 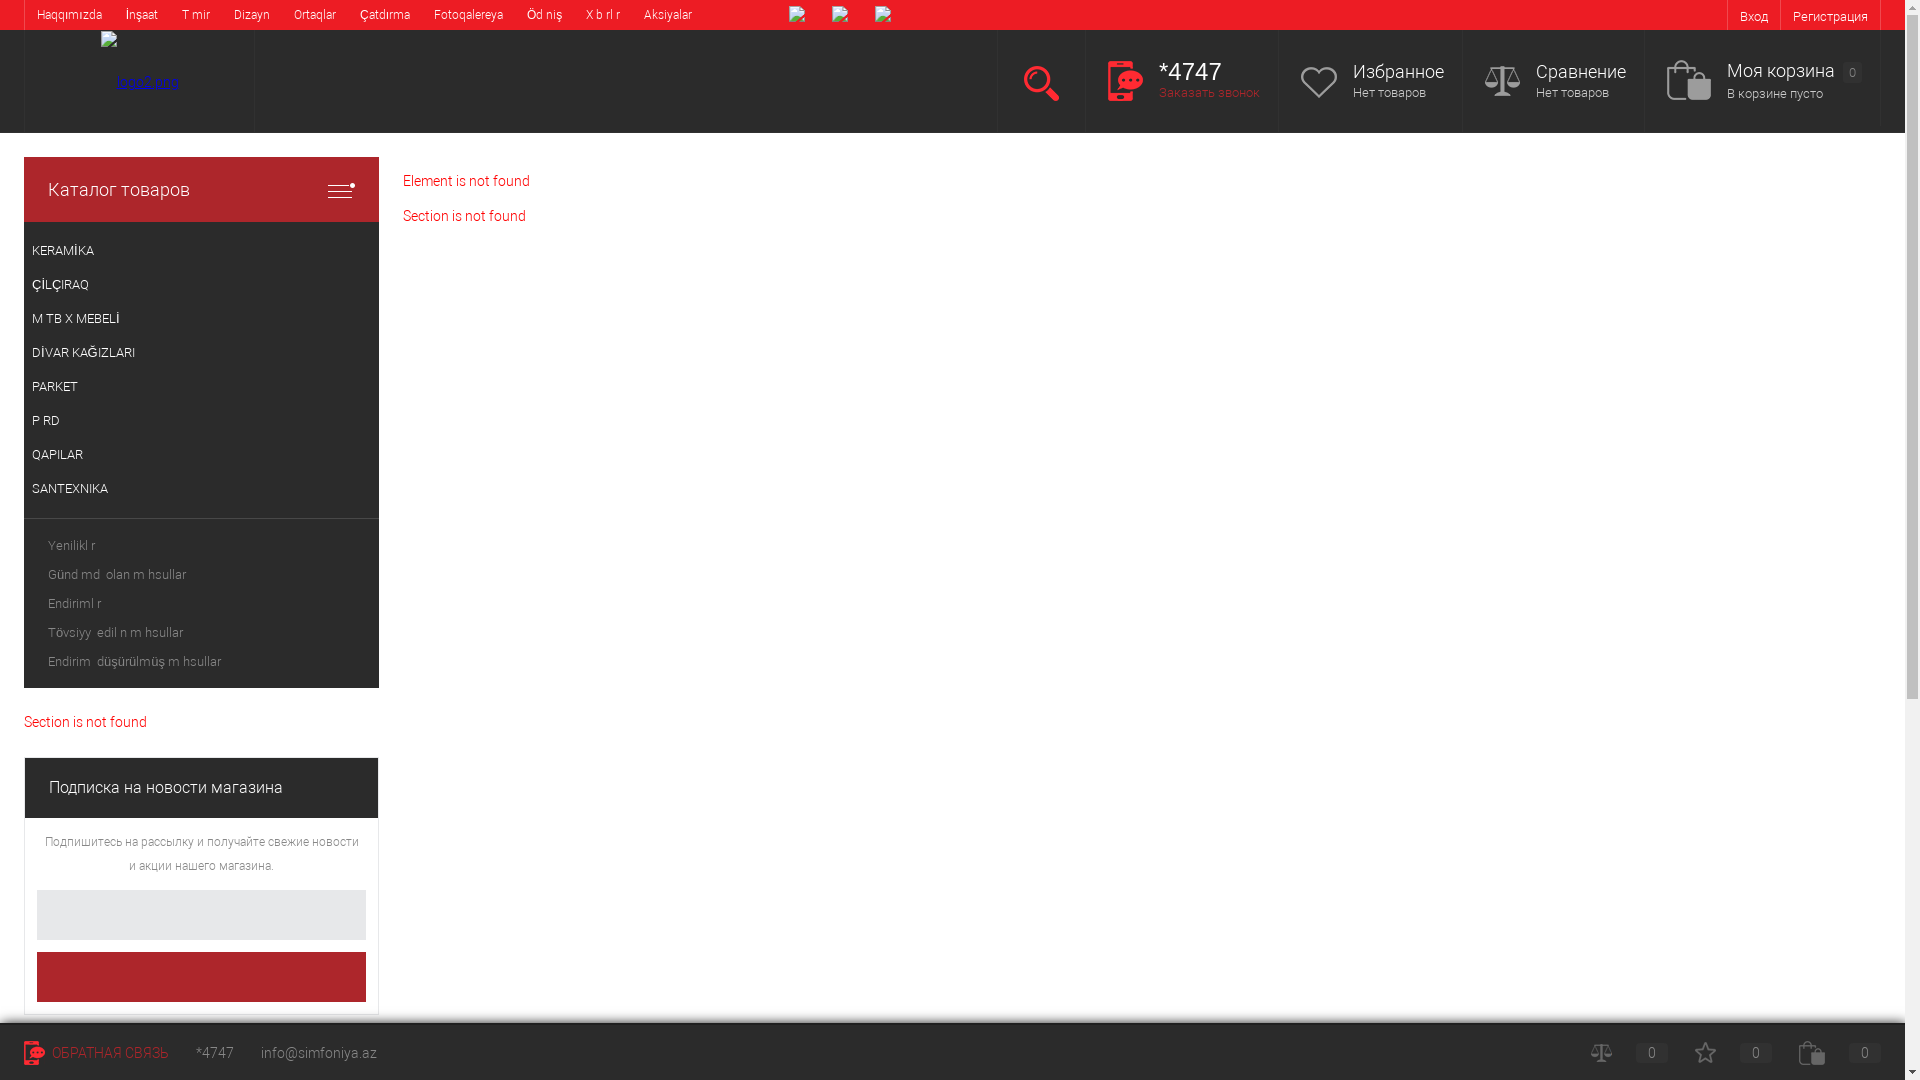 What do you see at coordinates (259, 1052) in the screenshot?
I see `'info@simfoniya.az'` at bounding box center [259, 1052].